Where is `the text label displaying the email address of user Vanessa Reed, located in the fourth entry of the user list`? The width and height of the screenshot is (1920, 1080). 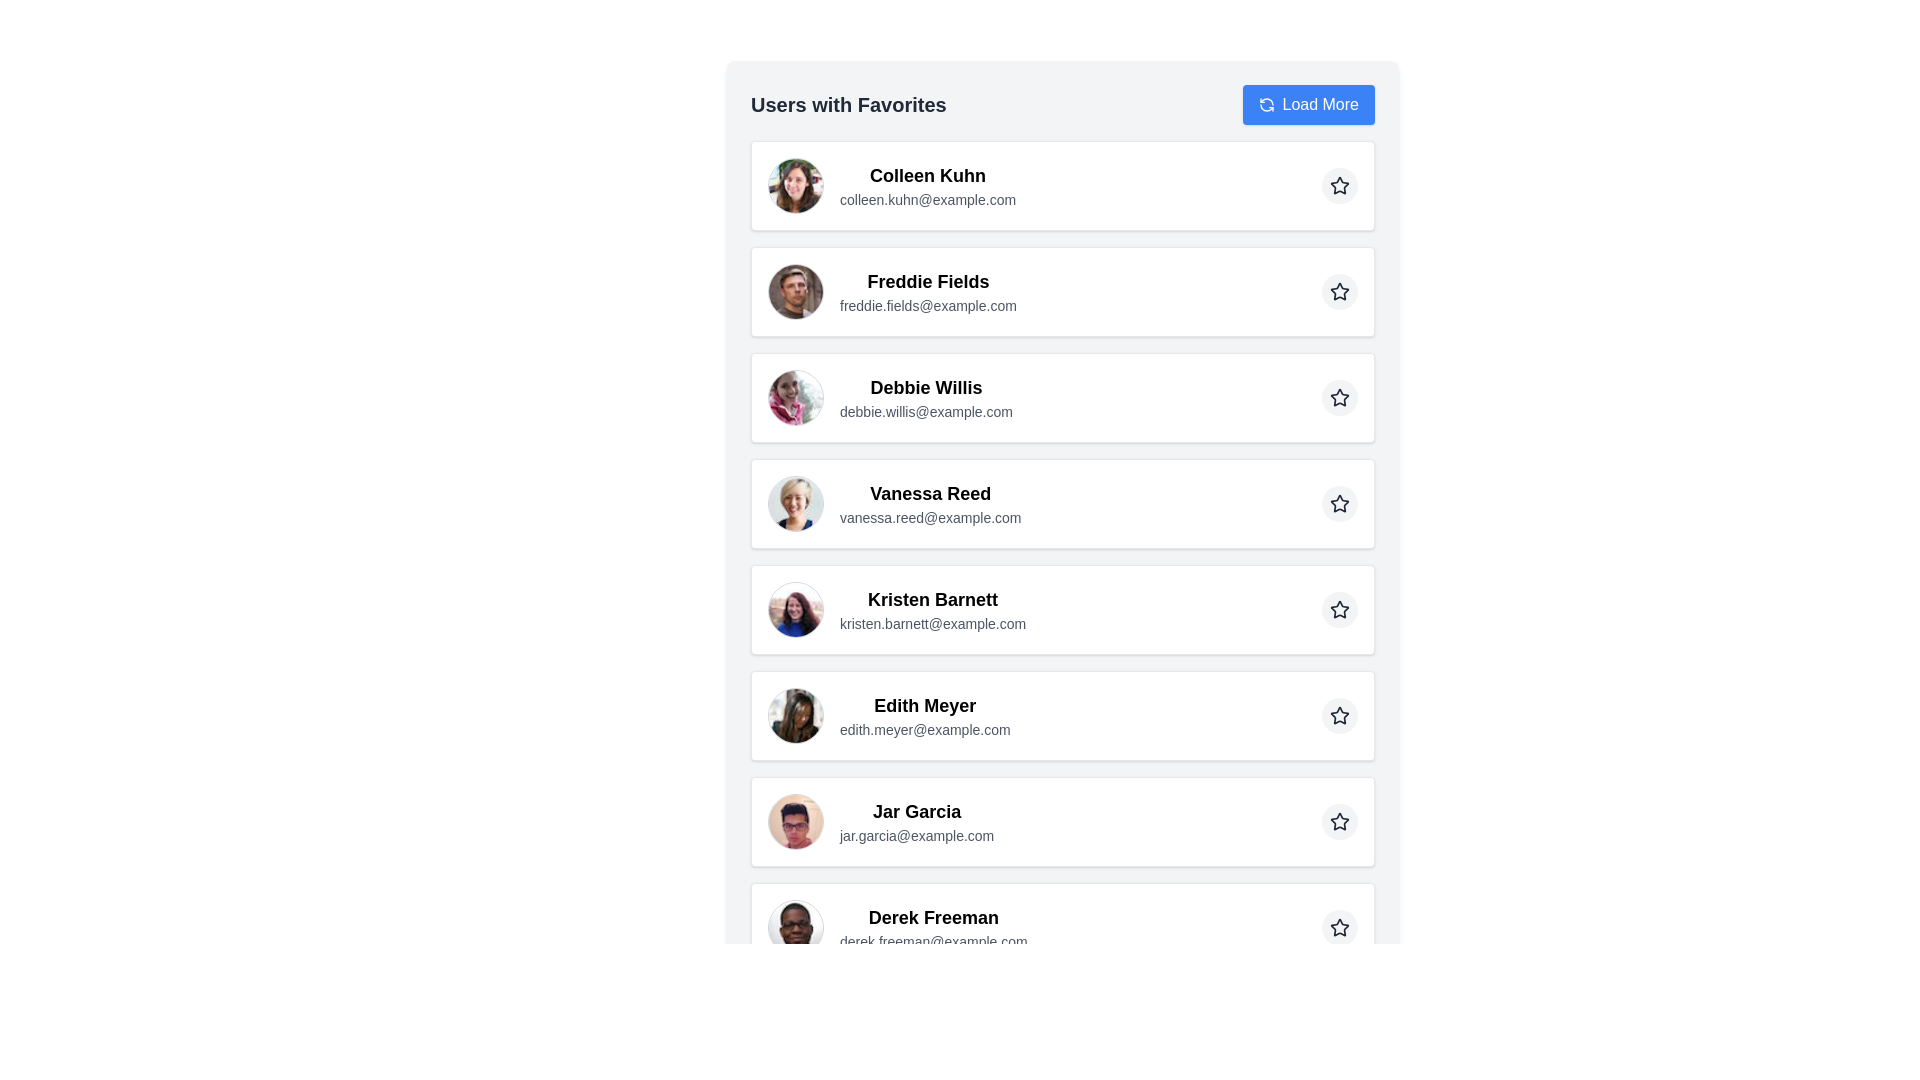
the text label displaying the email address of user Vanessa Reed, located in the fourth entry of the user list is located at coordinates (929, 516).